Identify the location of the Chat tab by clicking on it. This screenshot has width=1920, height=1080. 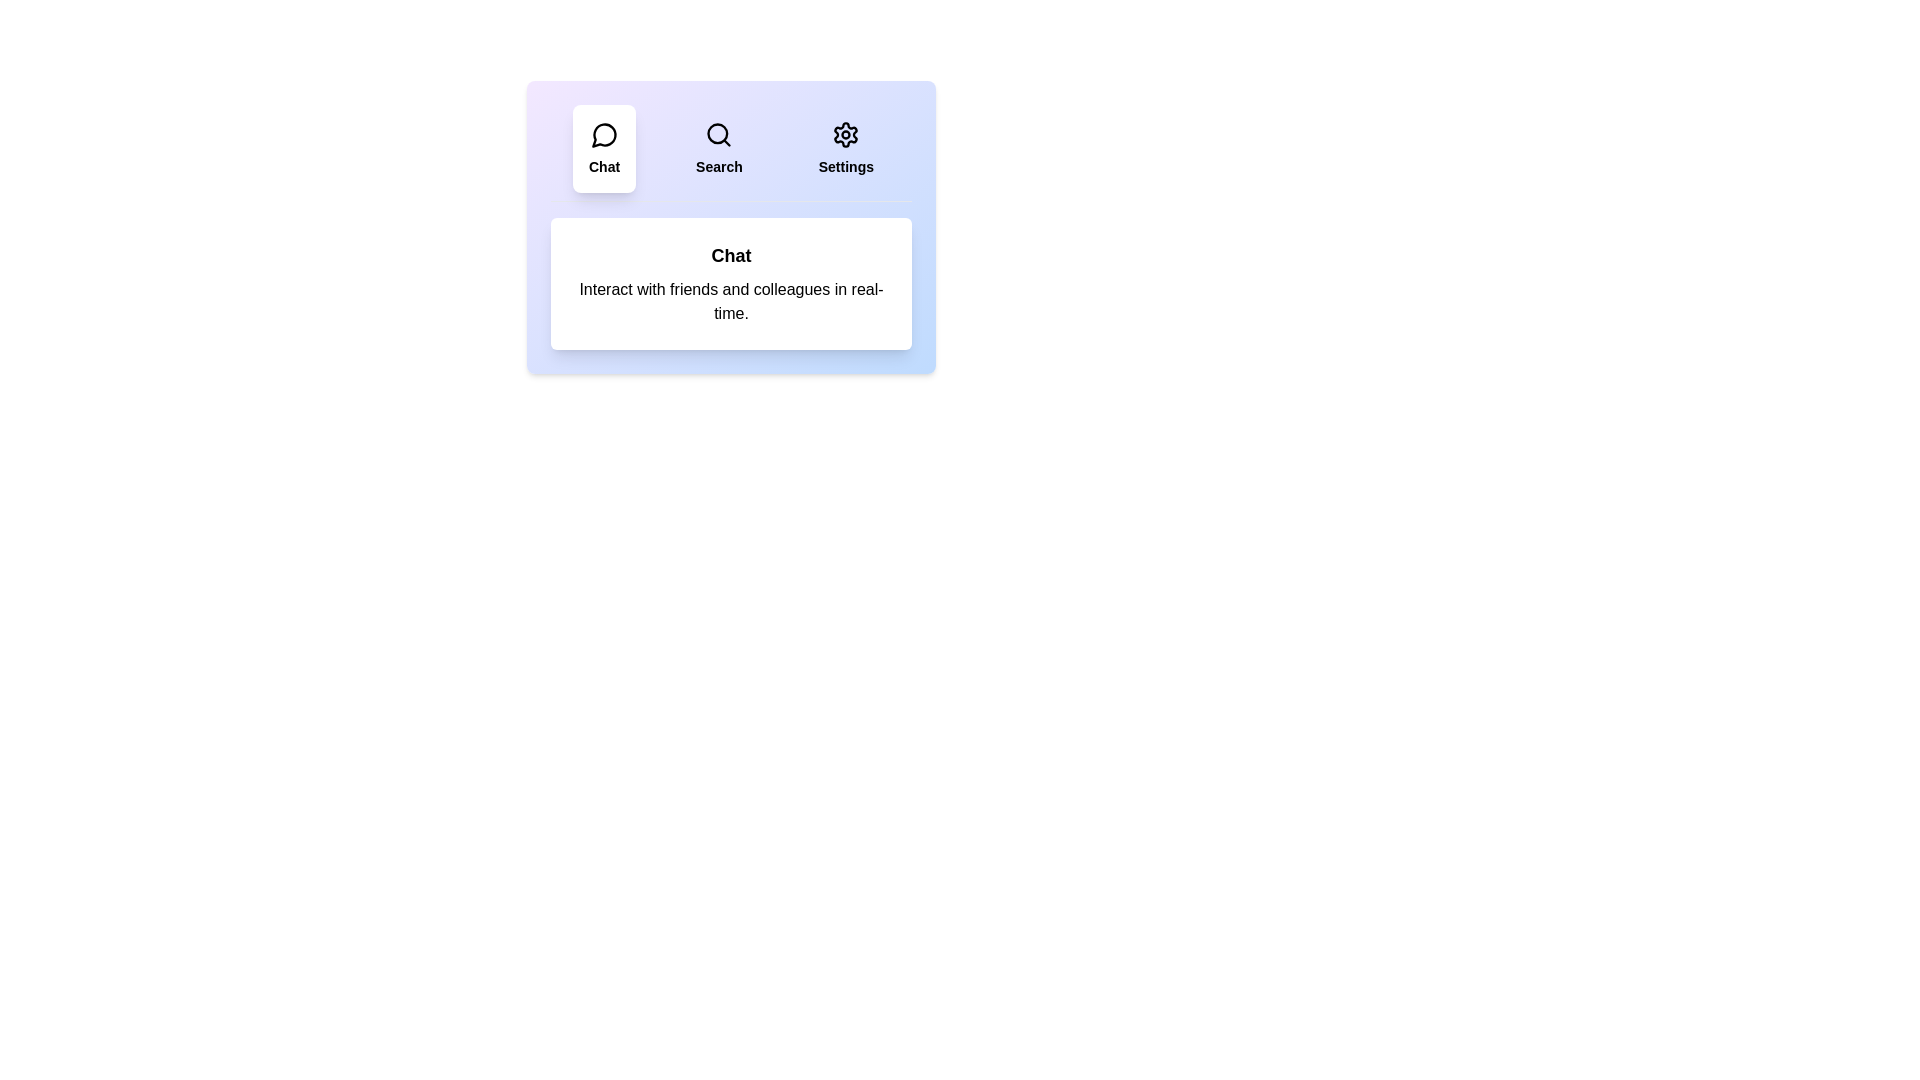
(603, 148).